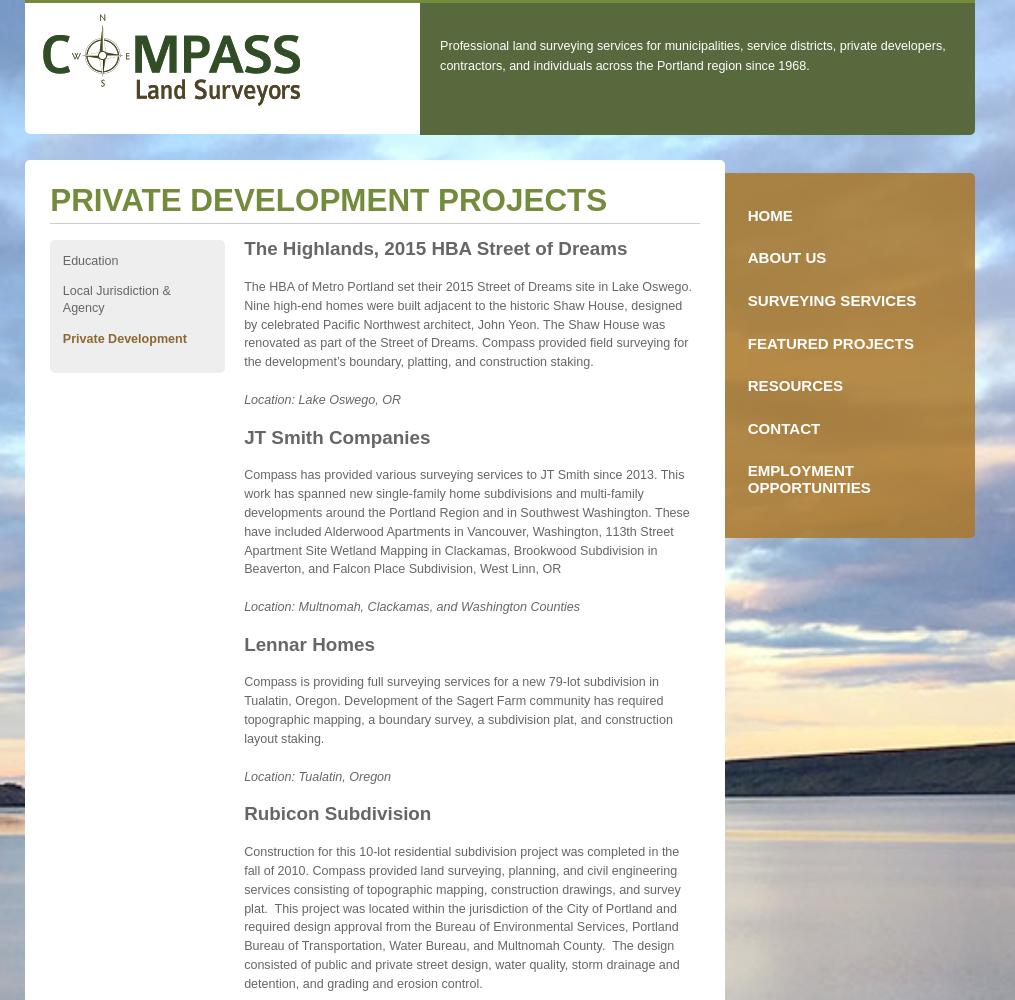 The height and width of the screenshot is (1000, 1015). What do you see at coordinates (244, 917) in the screenshot?
I see `'Construction for this 10-lot residential subdivision project was completed in the fall of 2010. Compass provided land surveying, planning, and civil engineering services consisting of topographic mapping, construction drawings, and survey plat.  This project was located within the jurisdiction of the City of Portland and required design approval from the Bureau of Environmental Services, Portland Bureau of Transportation, Water Bureau, and Multnomah County.  The design consisted of public and private street design, water quality, storm drainage and detention, and grading and erosion control.'` at bounding box center [244, 917].